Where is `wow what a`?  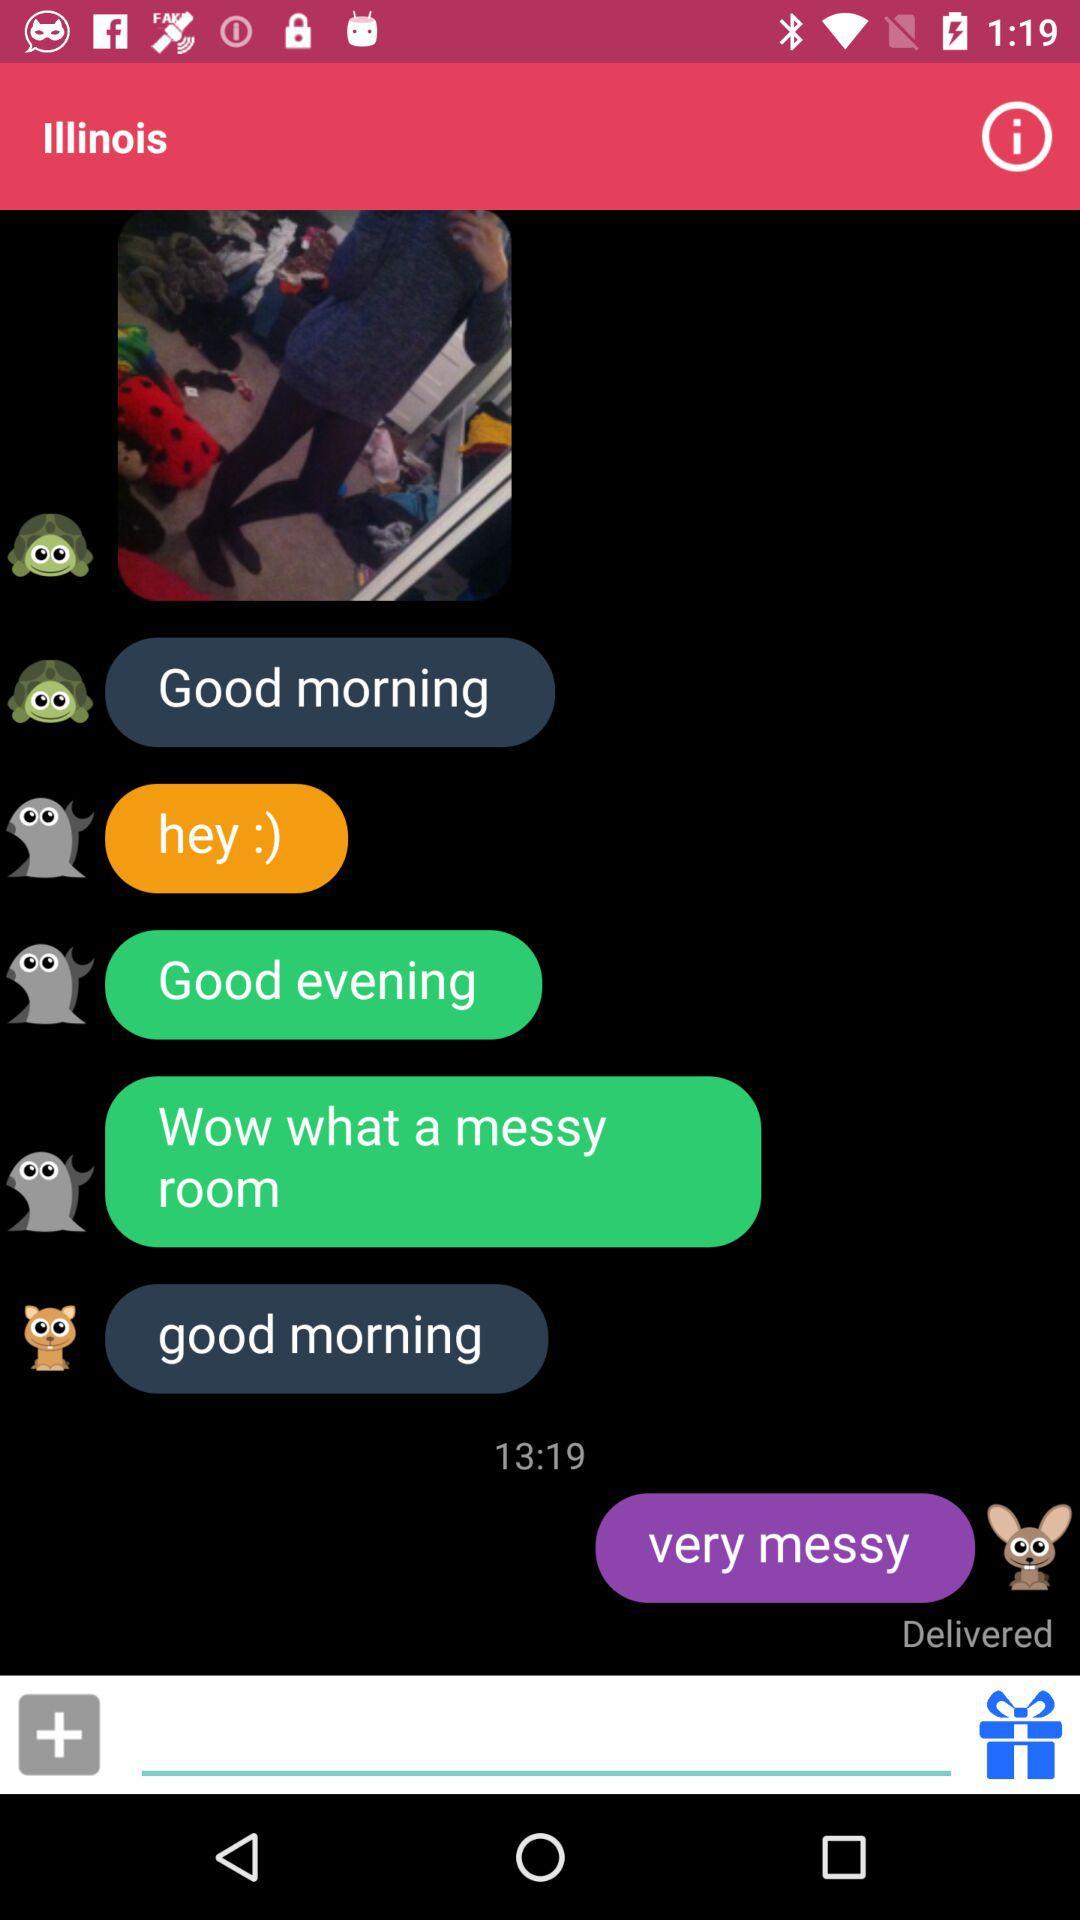
wow what a is located at coordinates (432, 1161).